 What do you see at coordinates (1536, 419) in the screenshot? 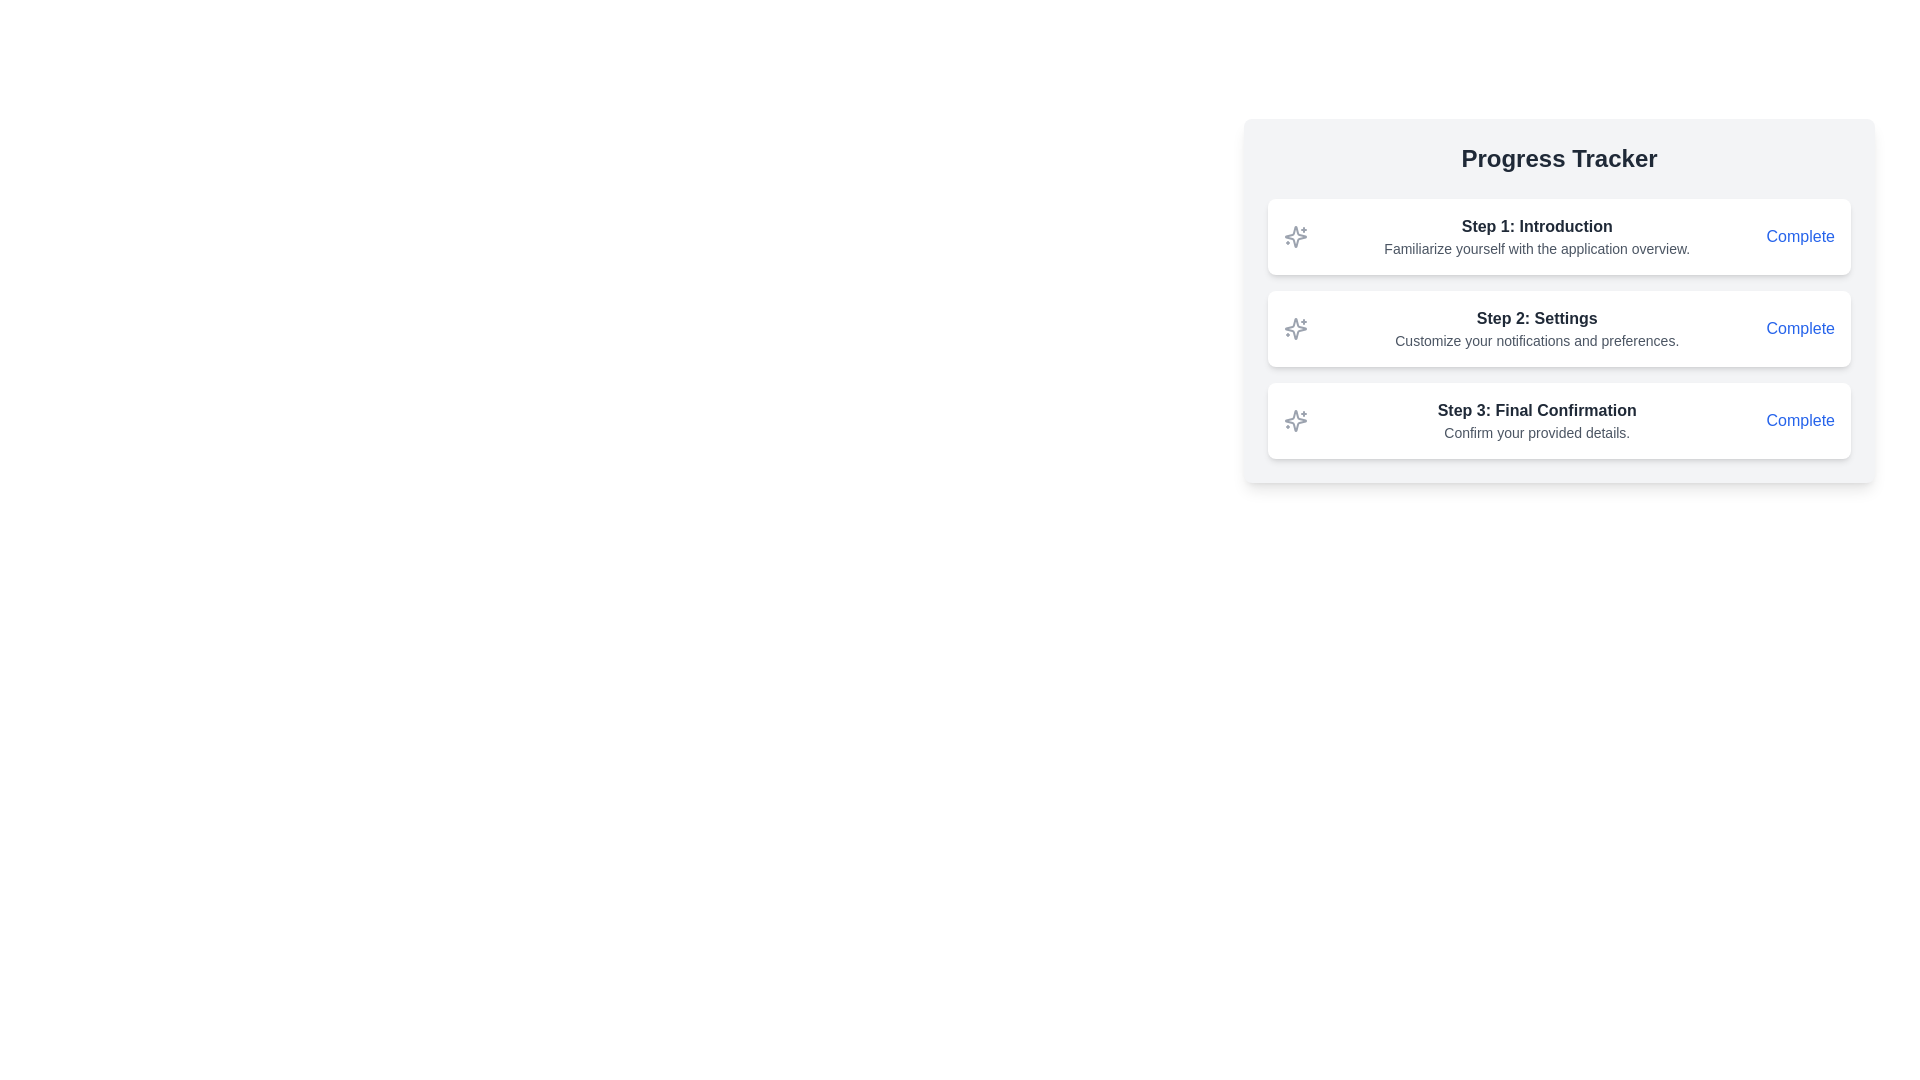
I see `text segment that states 'Step 3: Final Confirmation' and 'Confirm your provided details.' which is located in the main content area of the third card in a vertical progress tracker` at bounding box center [1536, 419].